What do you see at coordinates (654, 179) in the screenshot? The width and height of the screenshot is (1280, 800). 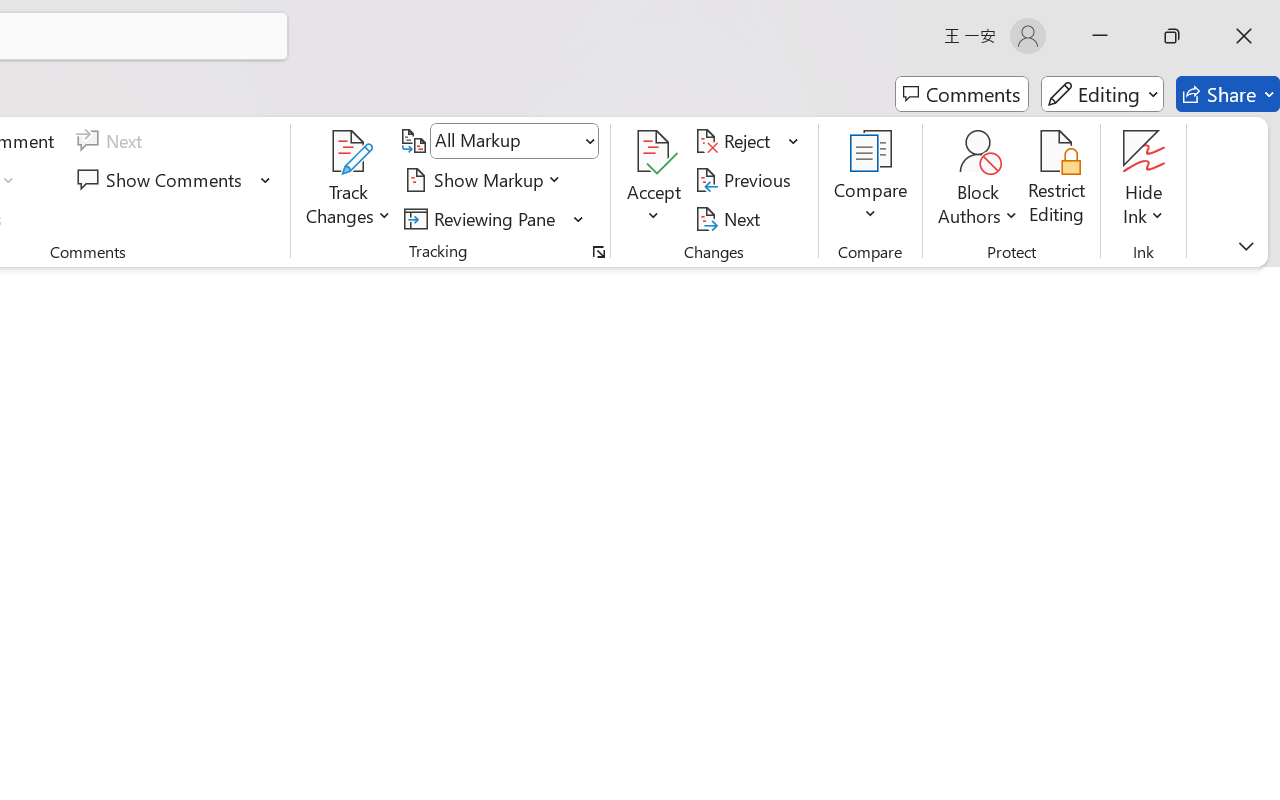 I see `'Accept'` at bounding box center [654, 179].